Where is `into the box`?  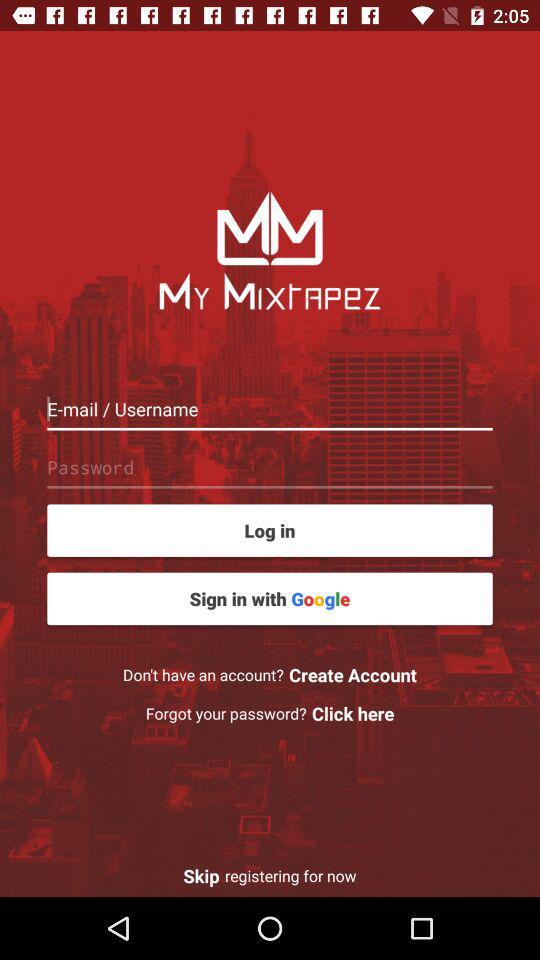
into the box is located at coordinates (270, 408).